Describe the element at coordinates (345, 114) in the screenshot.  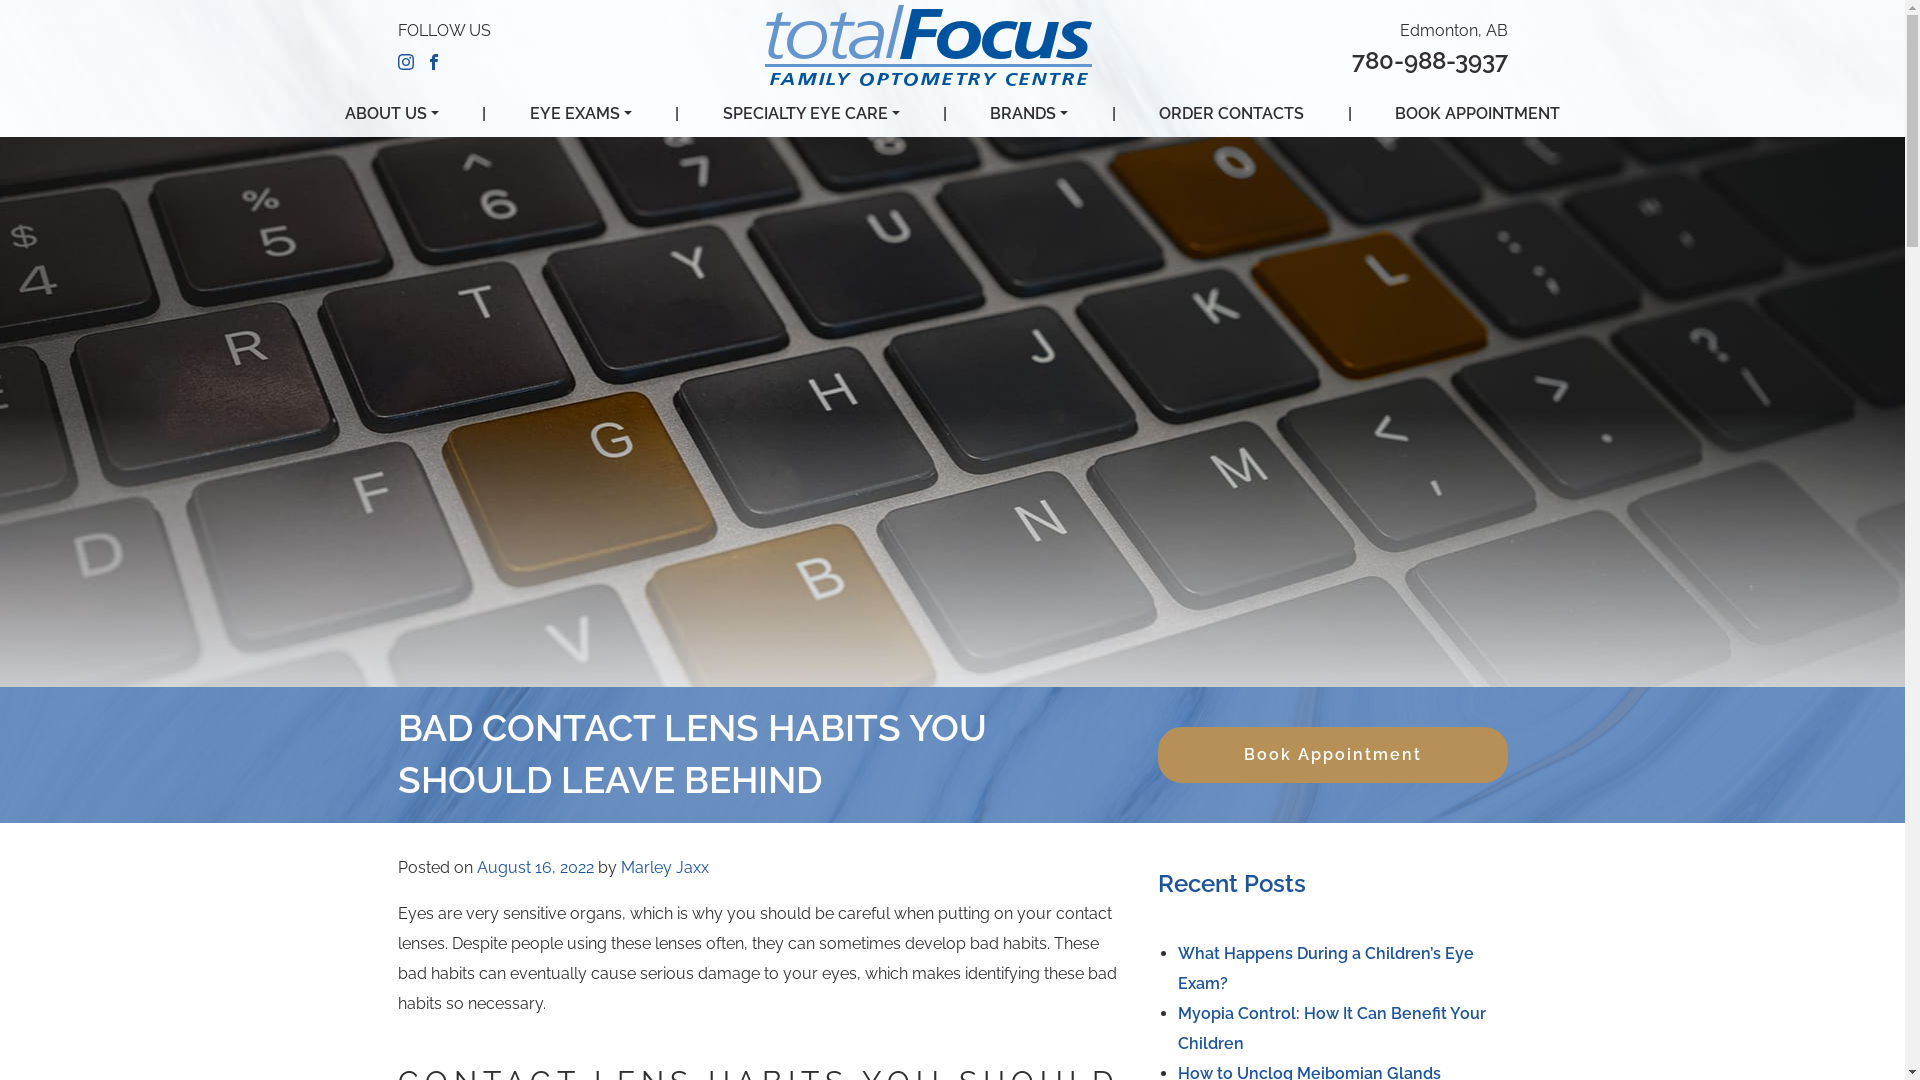
I see `'ABOUT US'` at that location.